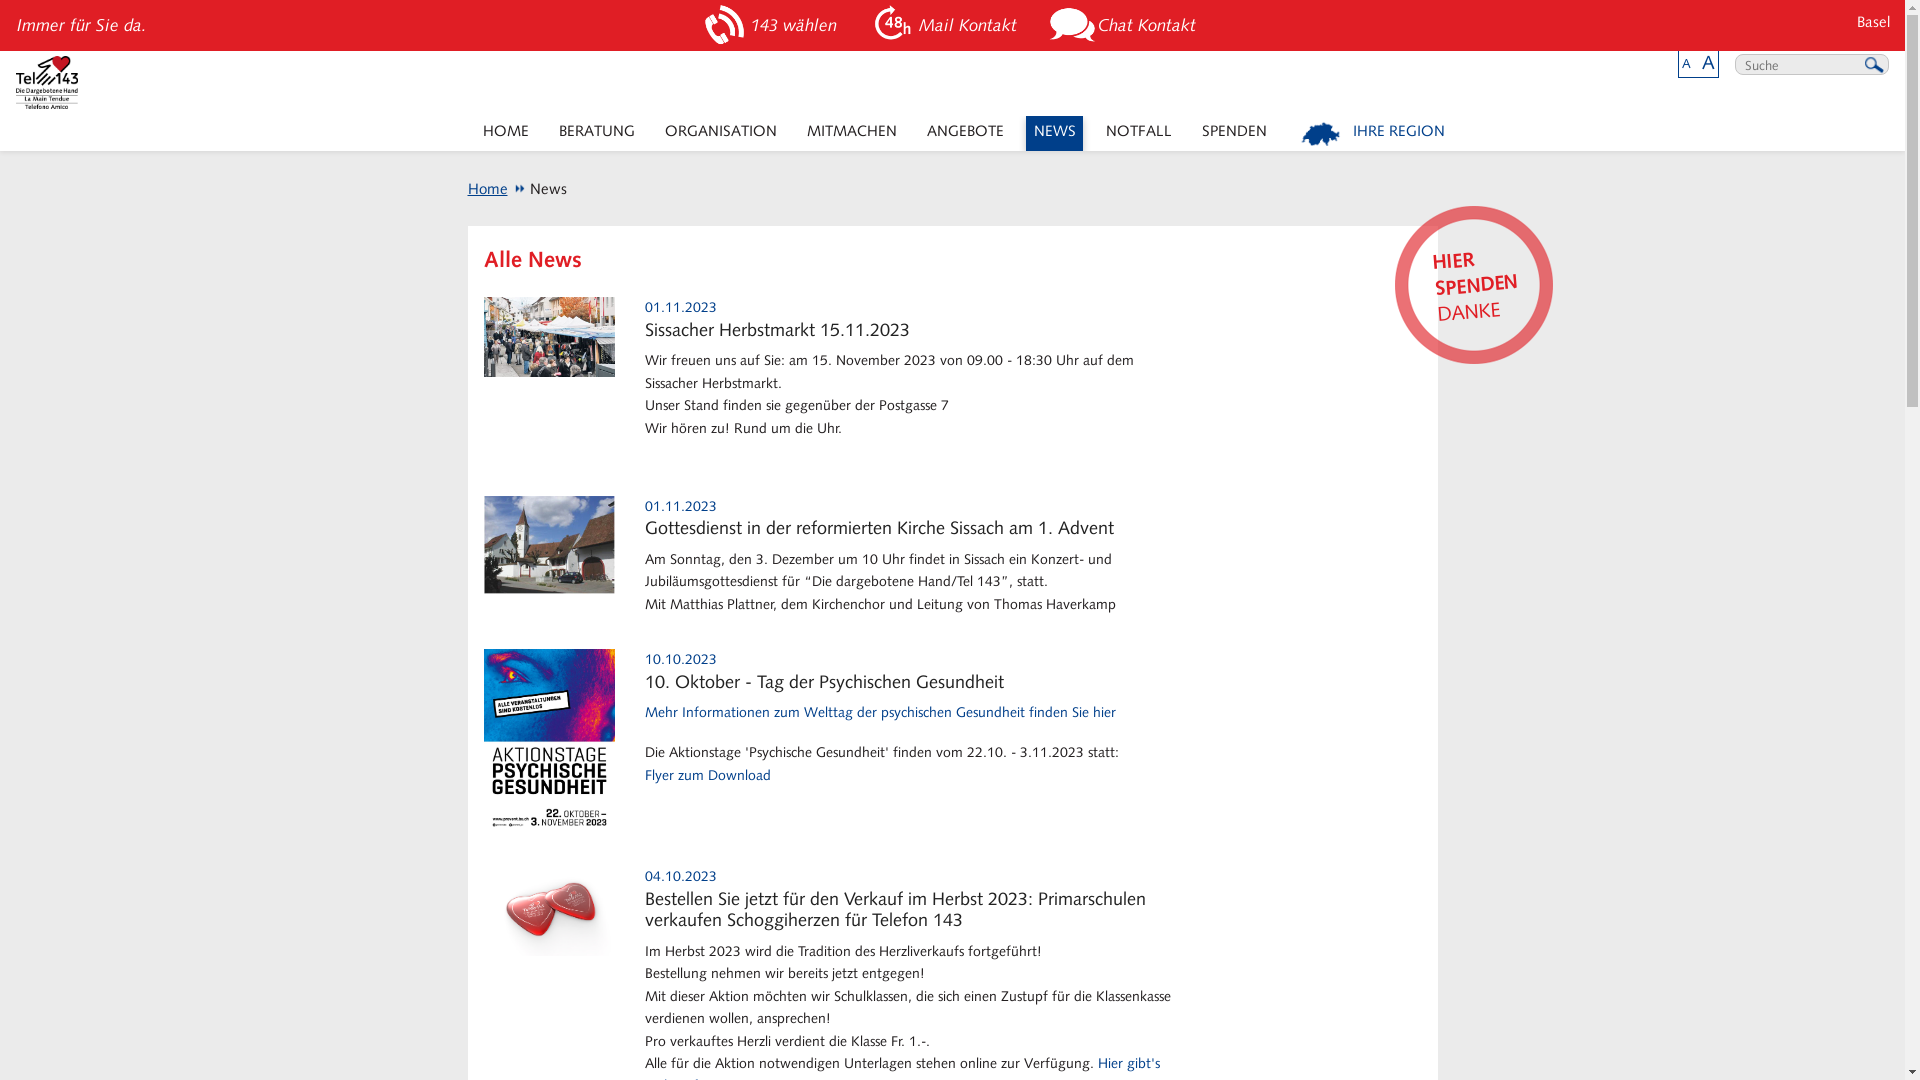 Image resolution: width=1920 pixels, height=1080 pixels. I want to click on 'IHRE REGION', so click(1373, 133).